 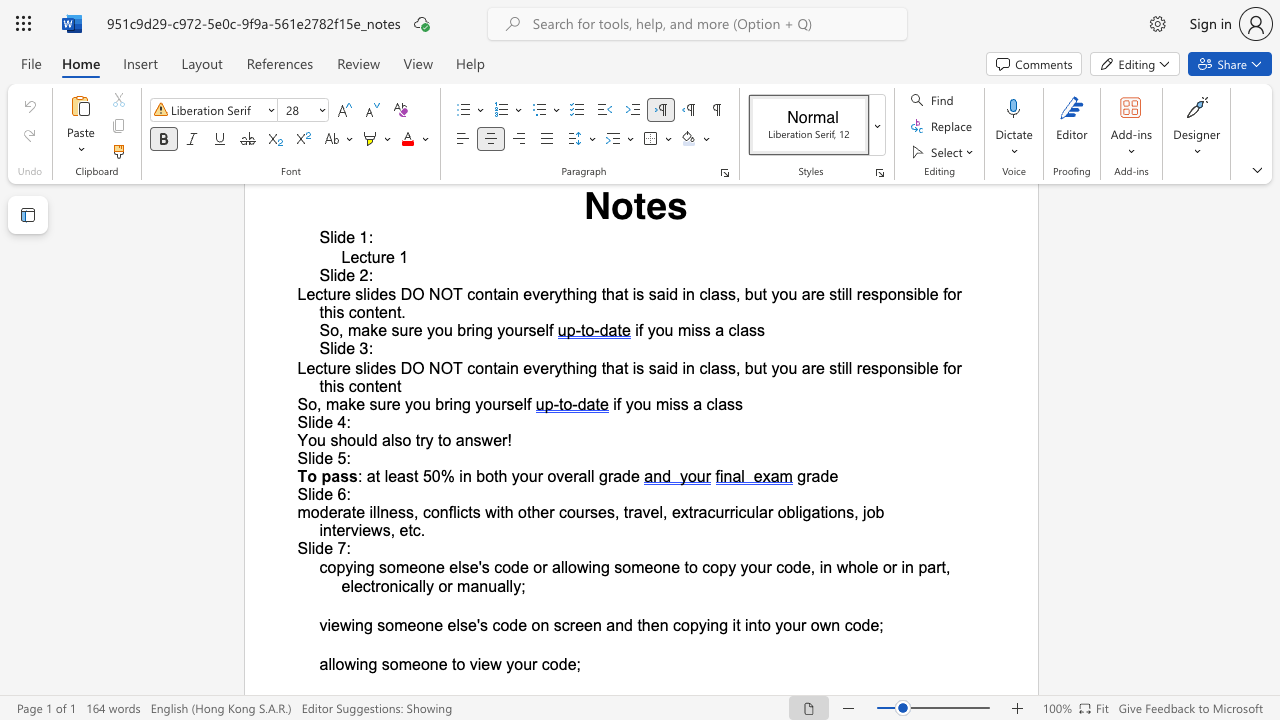 What do you see at coordinates (448, 404) in the screenshot?
I see `the subset text "ing y" within the text "So, make sure you bring yourself"` at bounding box center [448, 404].